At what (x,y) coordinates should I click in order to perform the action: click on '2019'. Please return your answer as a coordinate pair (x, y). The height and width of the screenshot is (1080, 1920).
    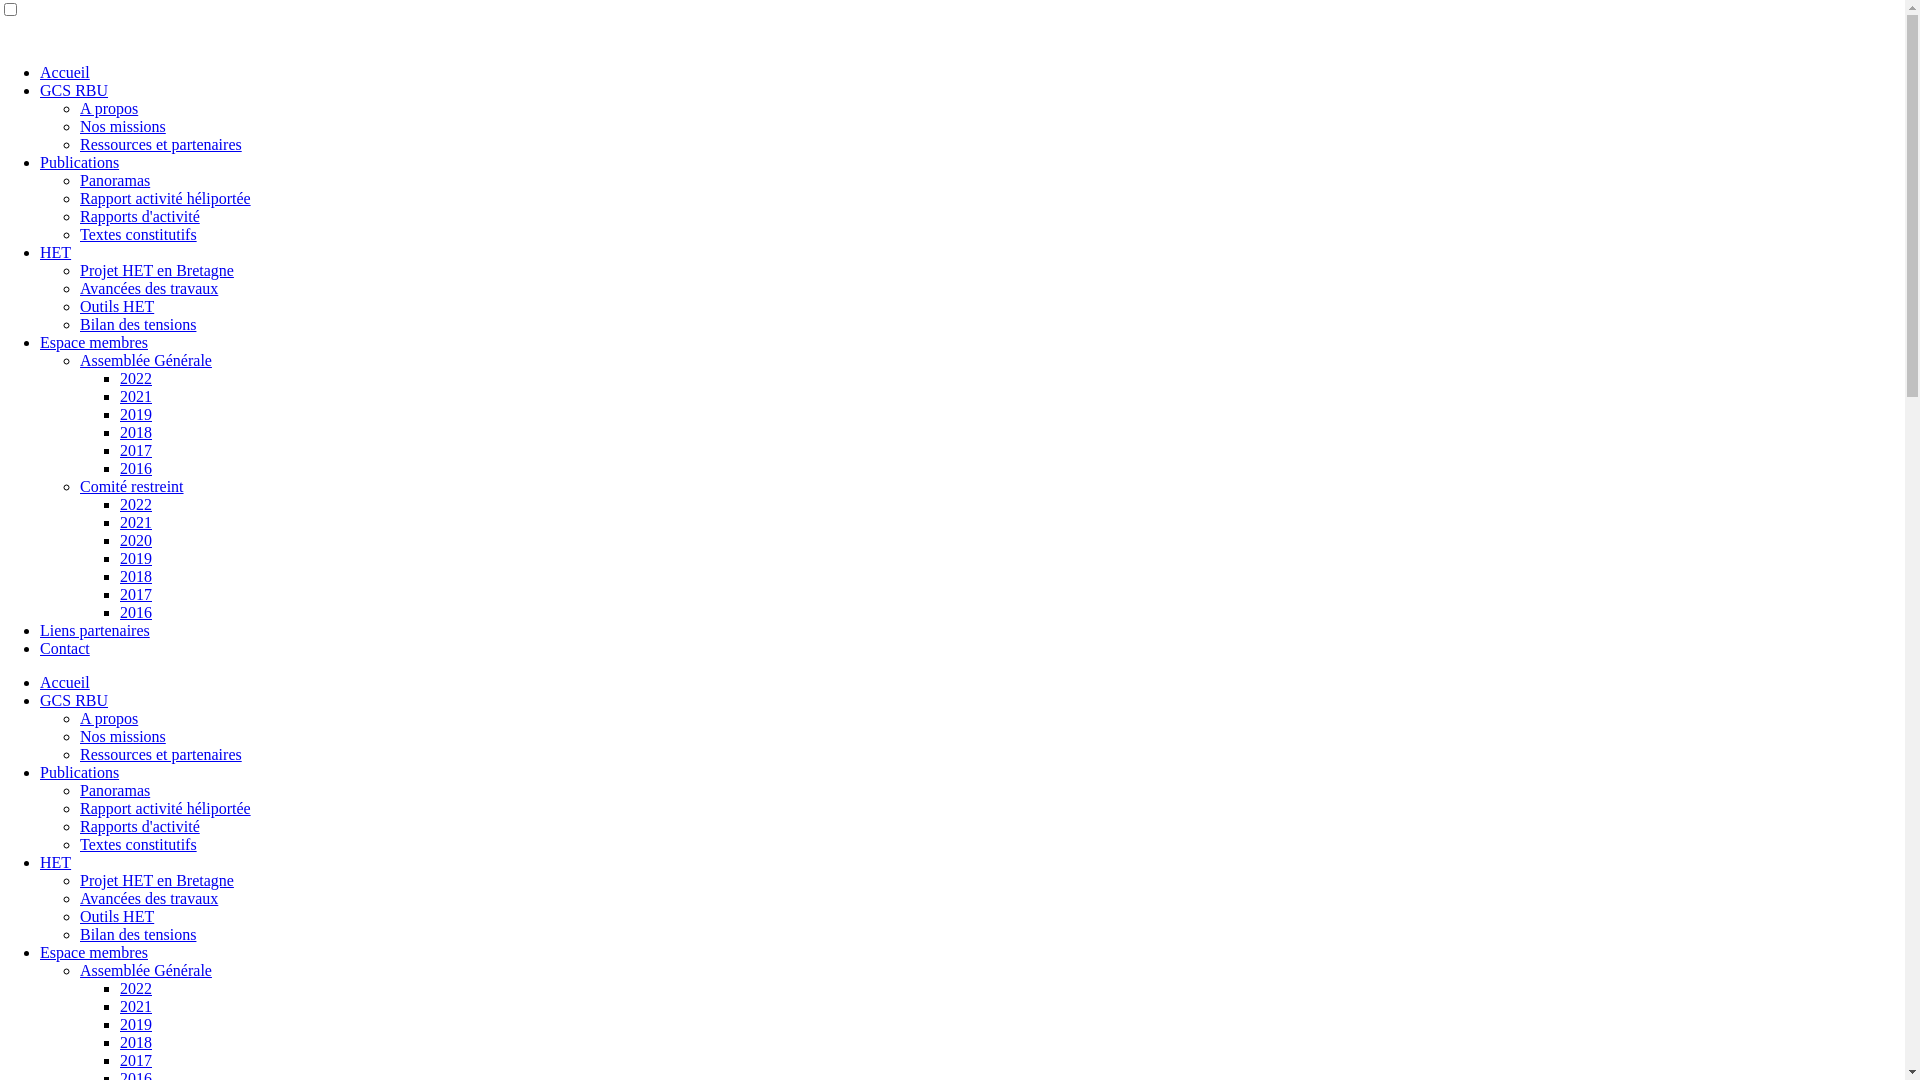
    Looking at the image, I should click on (134, 558).